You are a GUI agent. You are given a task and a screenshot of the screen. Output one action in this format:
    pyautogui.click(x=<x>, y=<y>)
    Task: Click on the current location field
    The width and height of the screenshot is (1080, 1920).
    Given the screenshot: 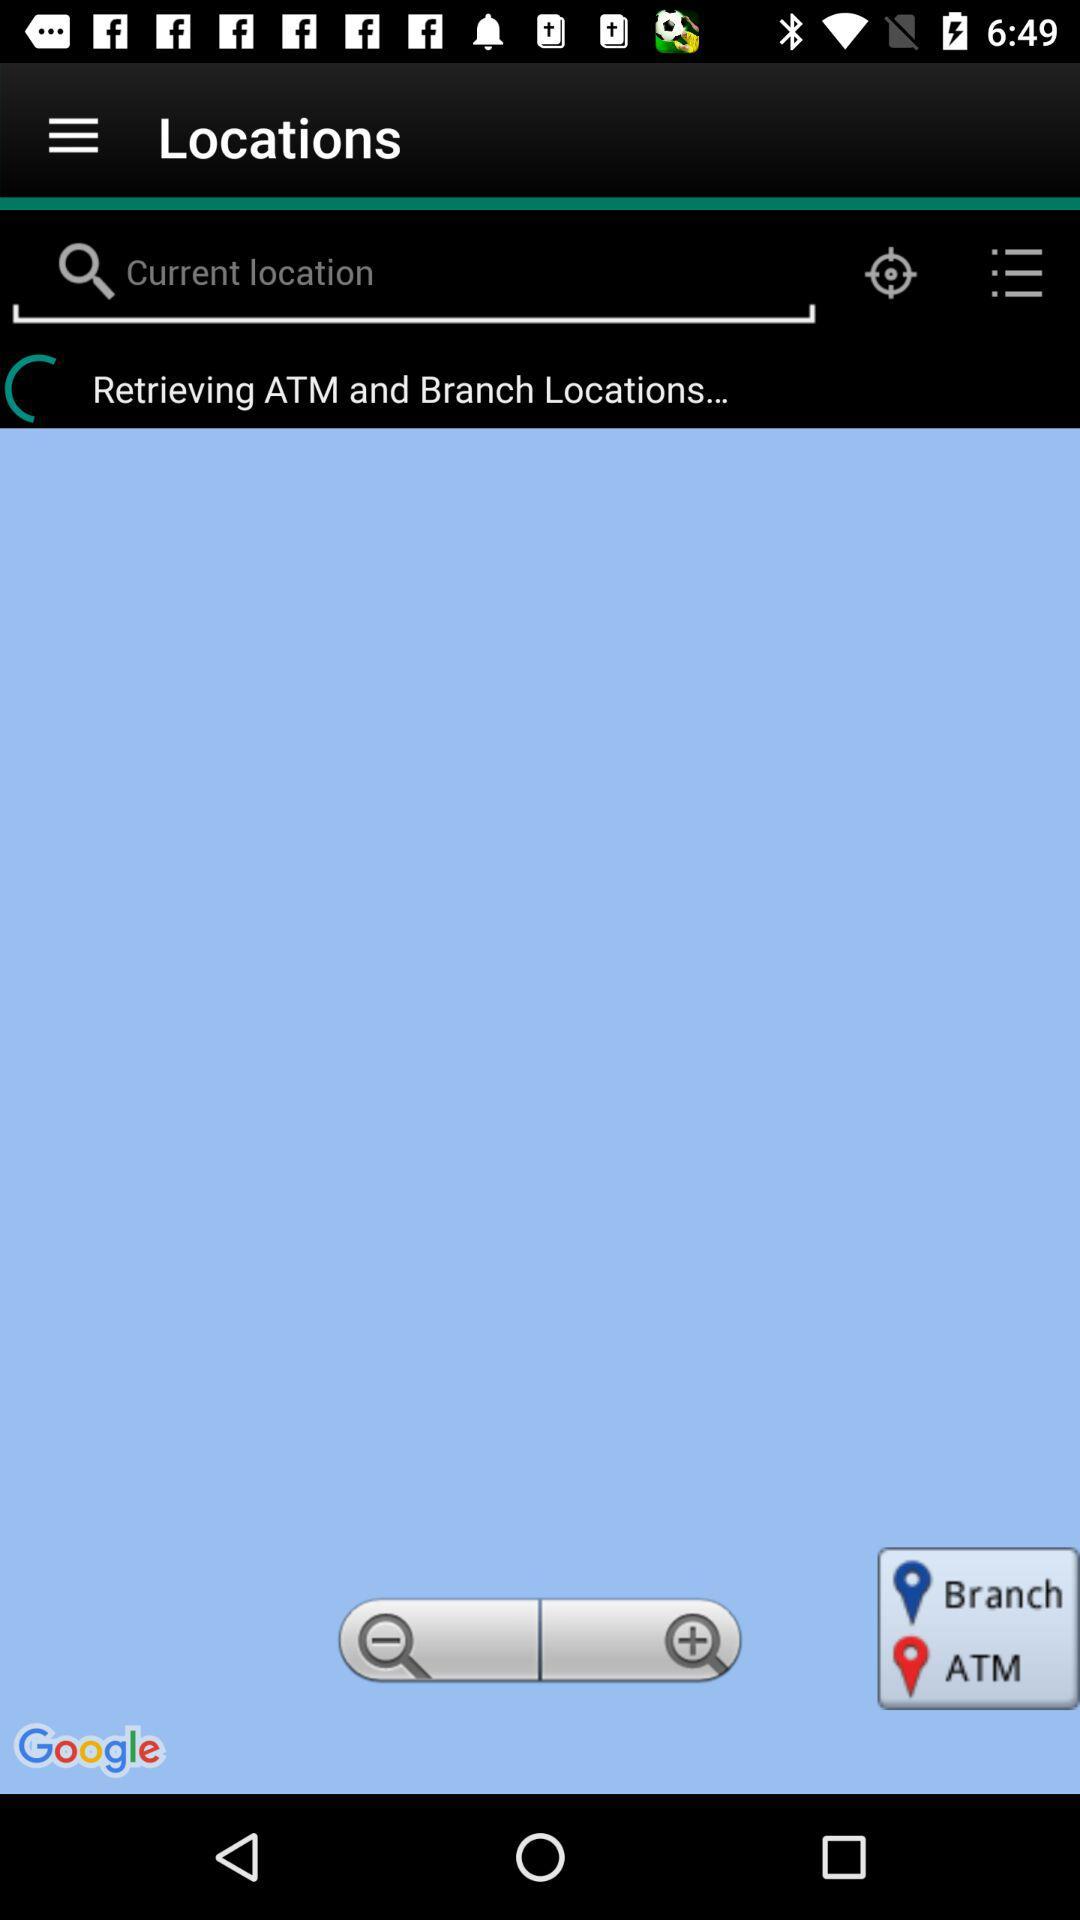 What is the action you would take?
    pyautogui.click(x=412, y=272)
    